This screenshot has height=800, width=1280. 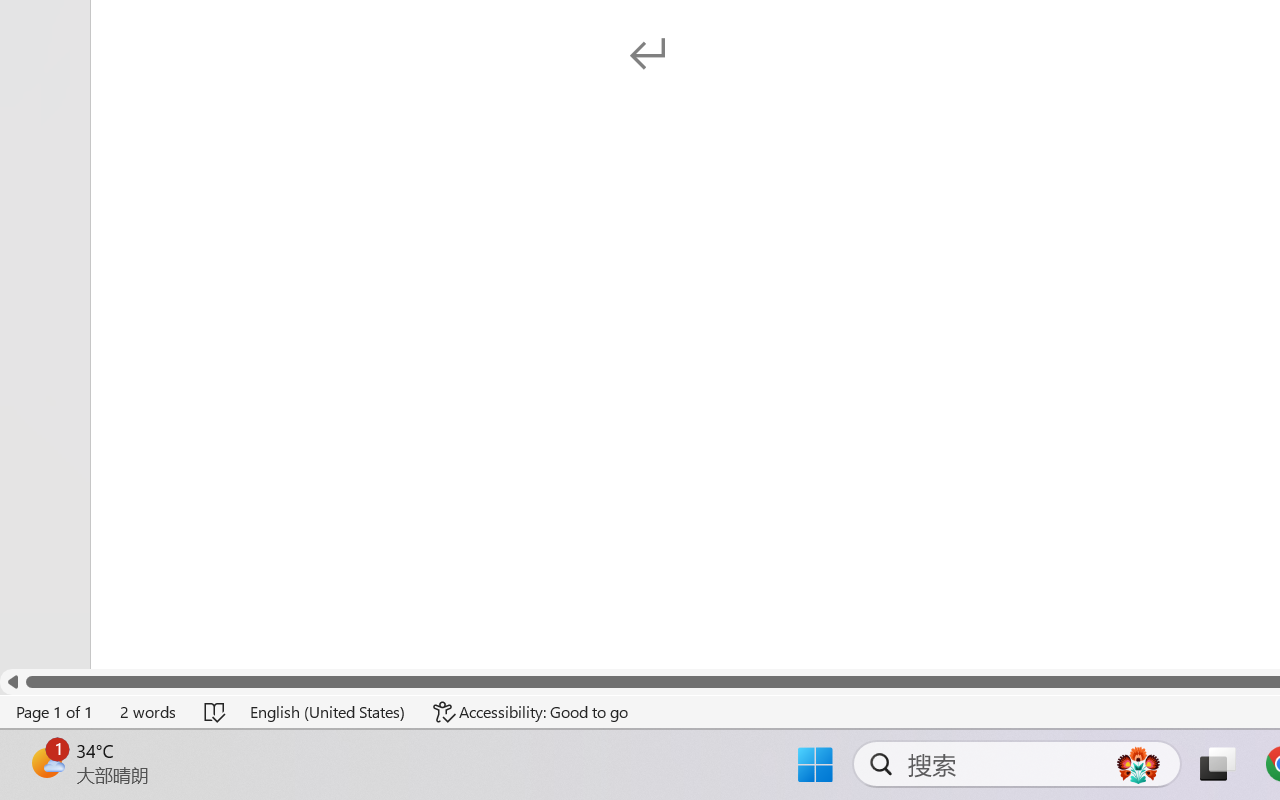 I want to click on 'Page Number Page 1 of 1', so click(x=55, y=711).